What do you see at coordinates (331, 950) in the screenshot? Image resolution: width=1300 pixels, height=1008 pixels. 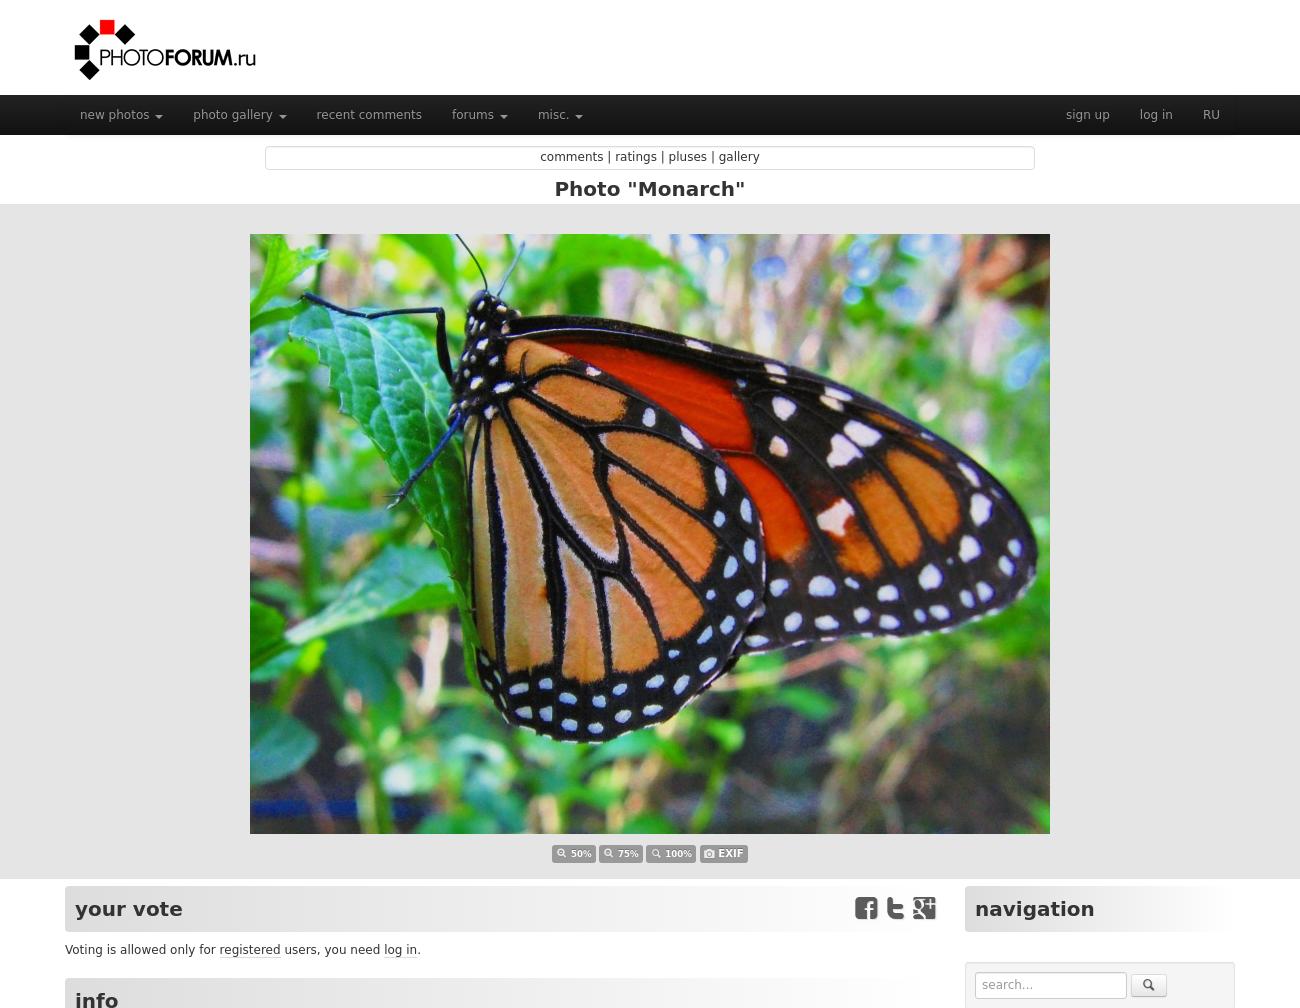 I see `'users, you need'` at bounding box center [331, 950].